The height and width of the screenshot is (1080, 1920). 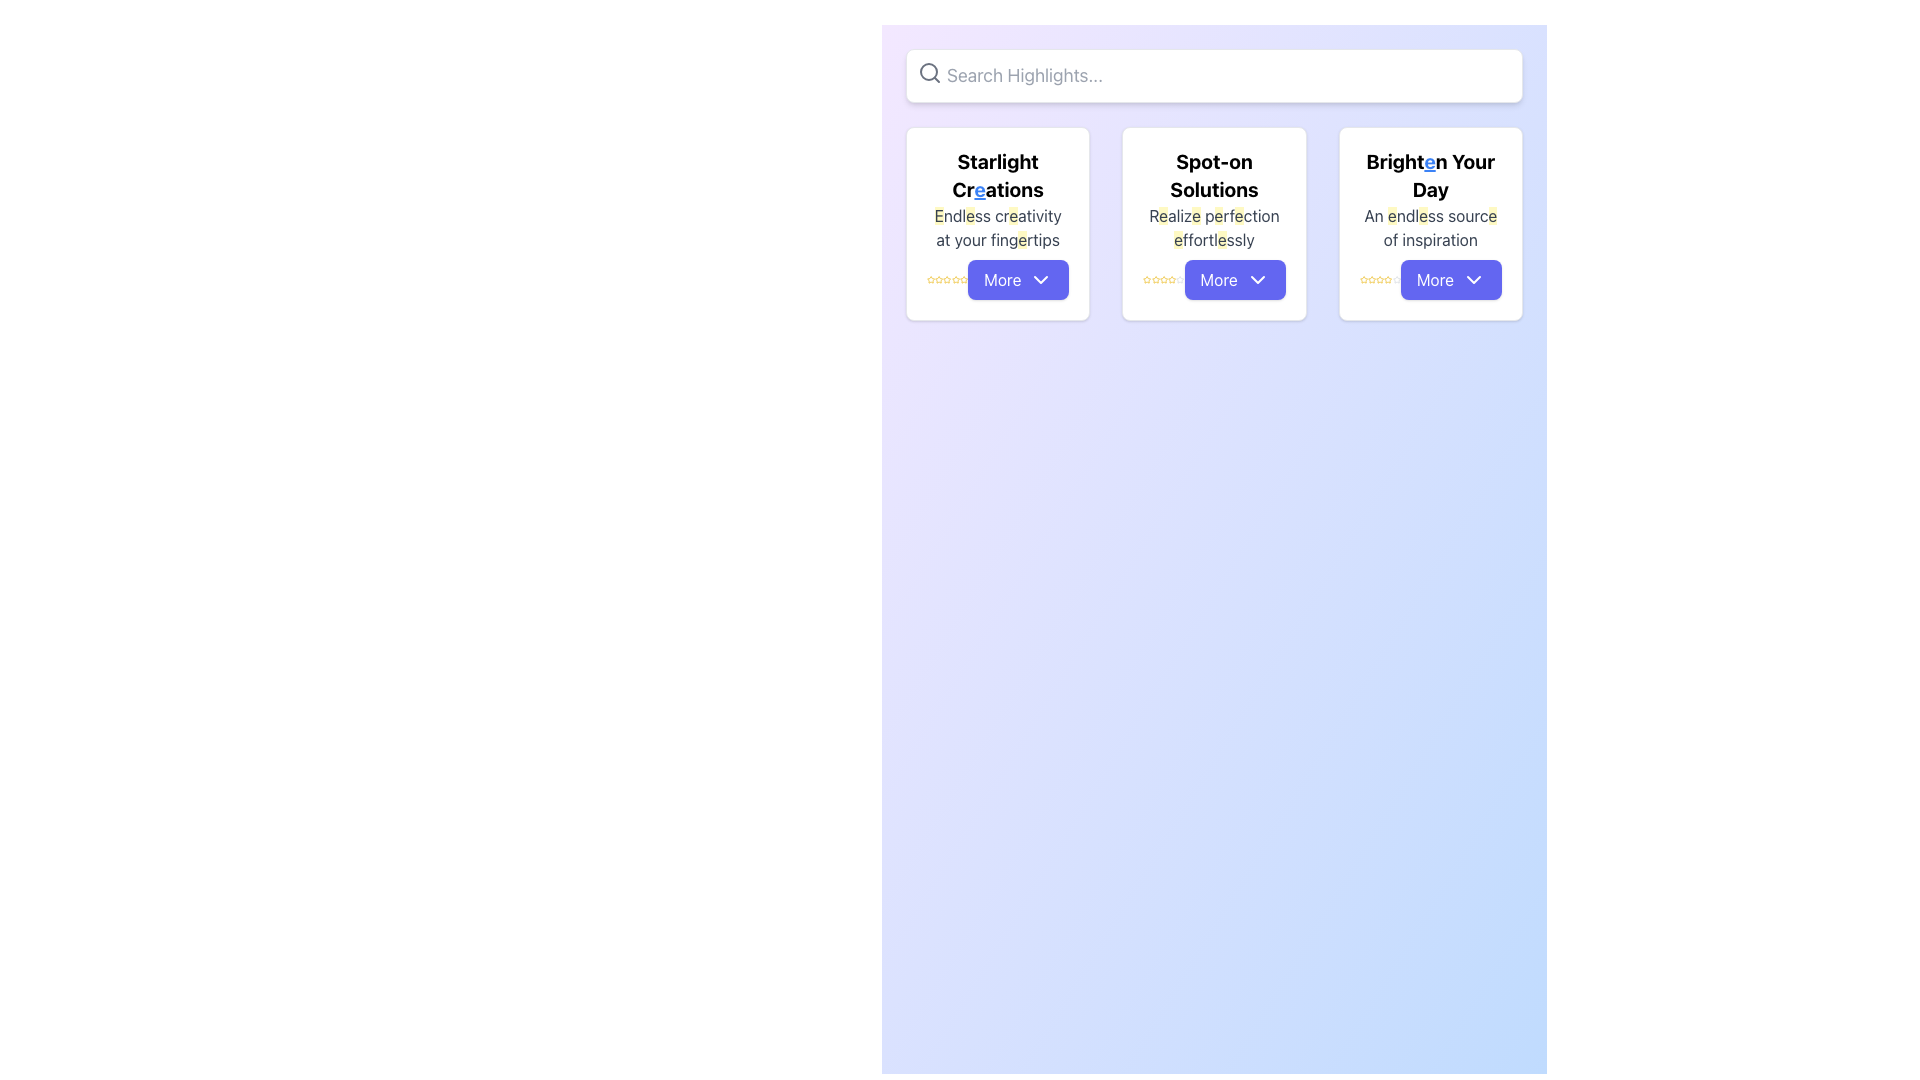 What do you see at coordinates (1406, 216) in the screenshot?
I see `the text element located in the second horizontal row of the third card, which is part of the phrase 'An endless source of inspiration.'` at bounding box center [1406, 216].